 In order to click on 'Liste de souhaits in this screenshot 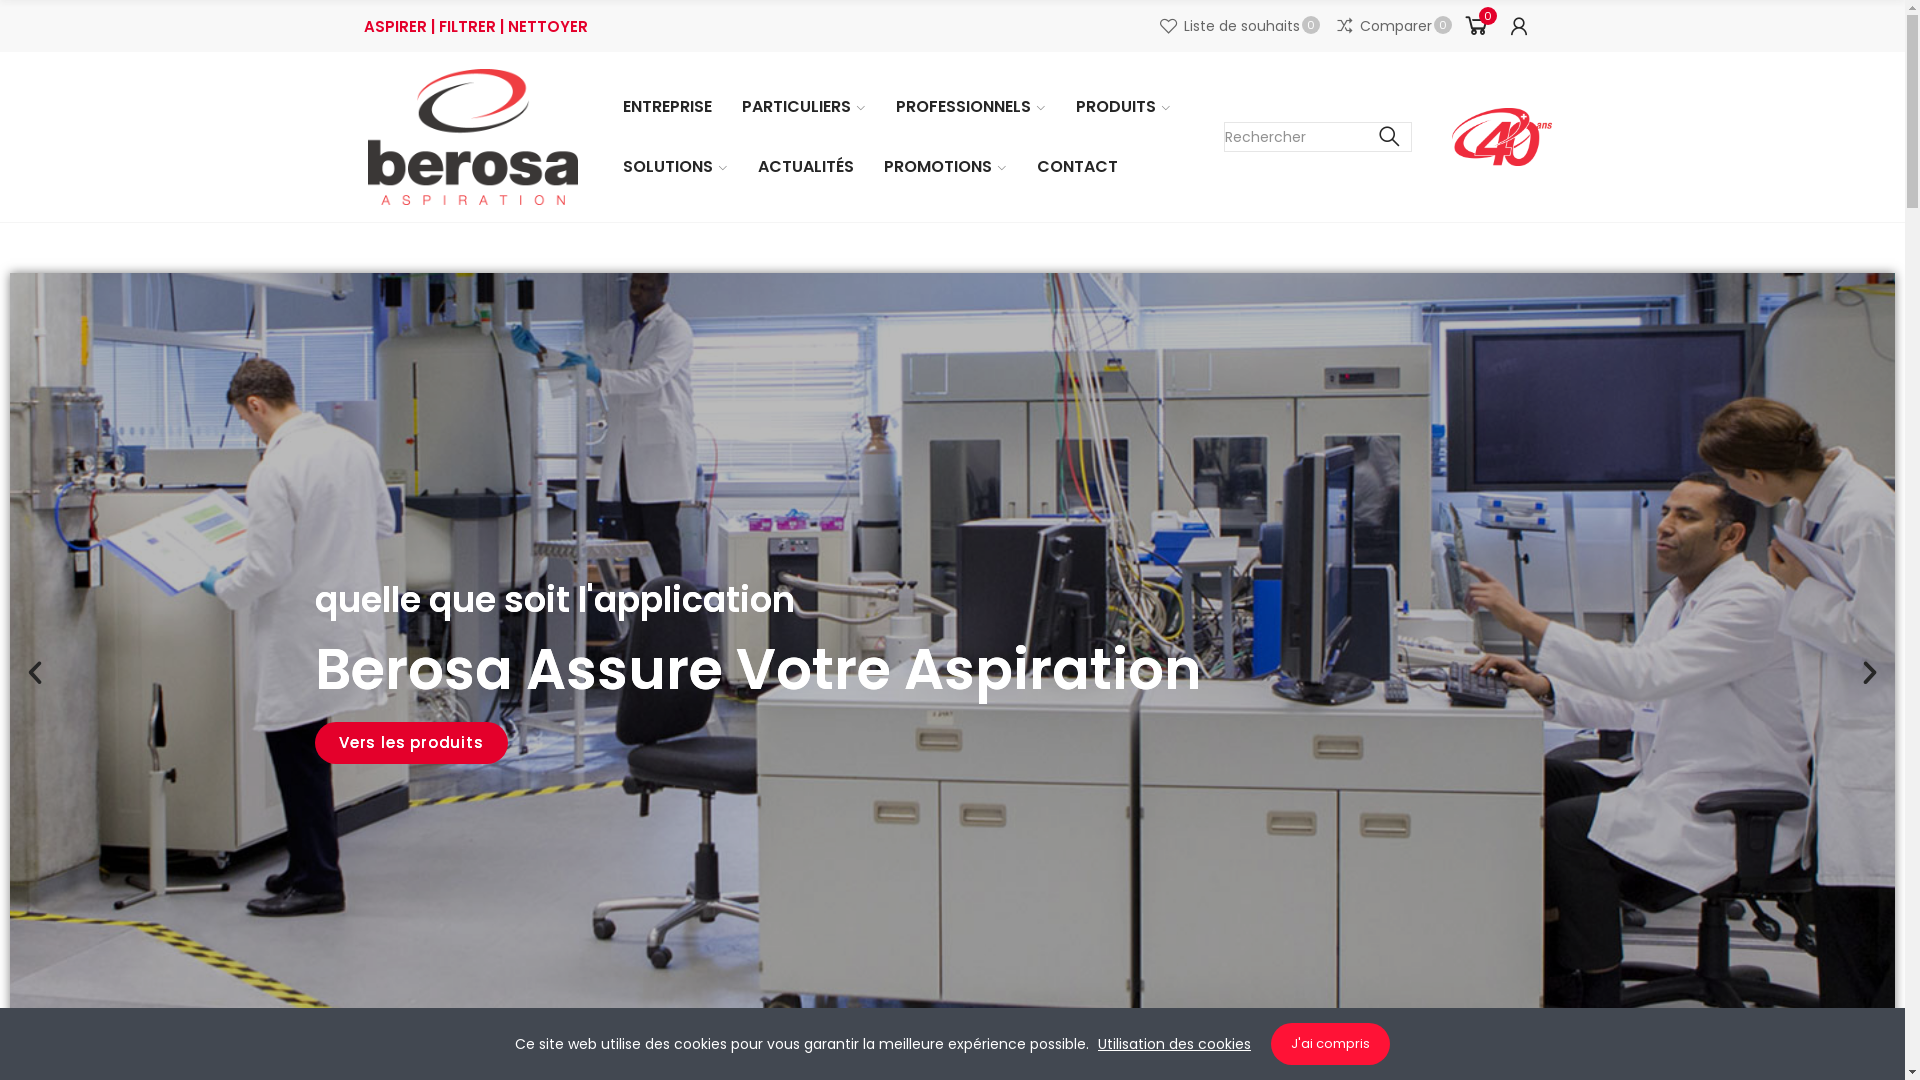, I will do `click(1238, 26)`.